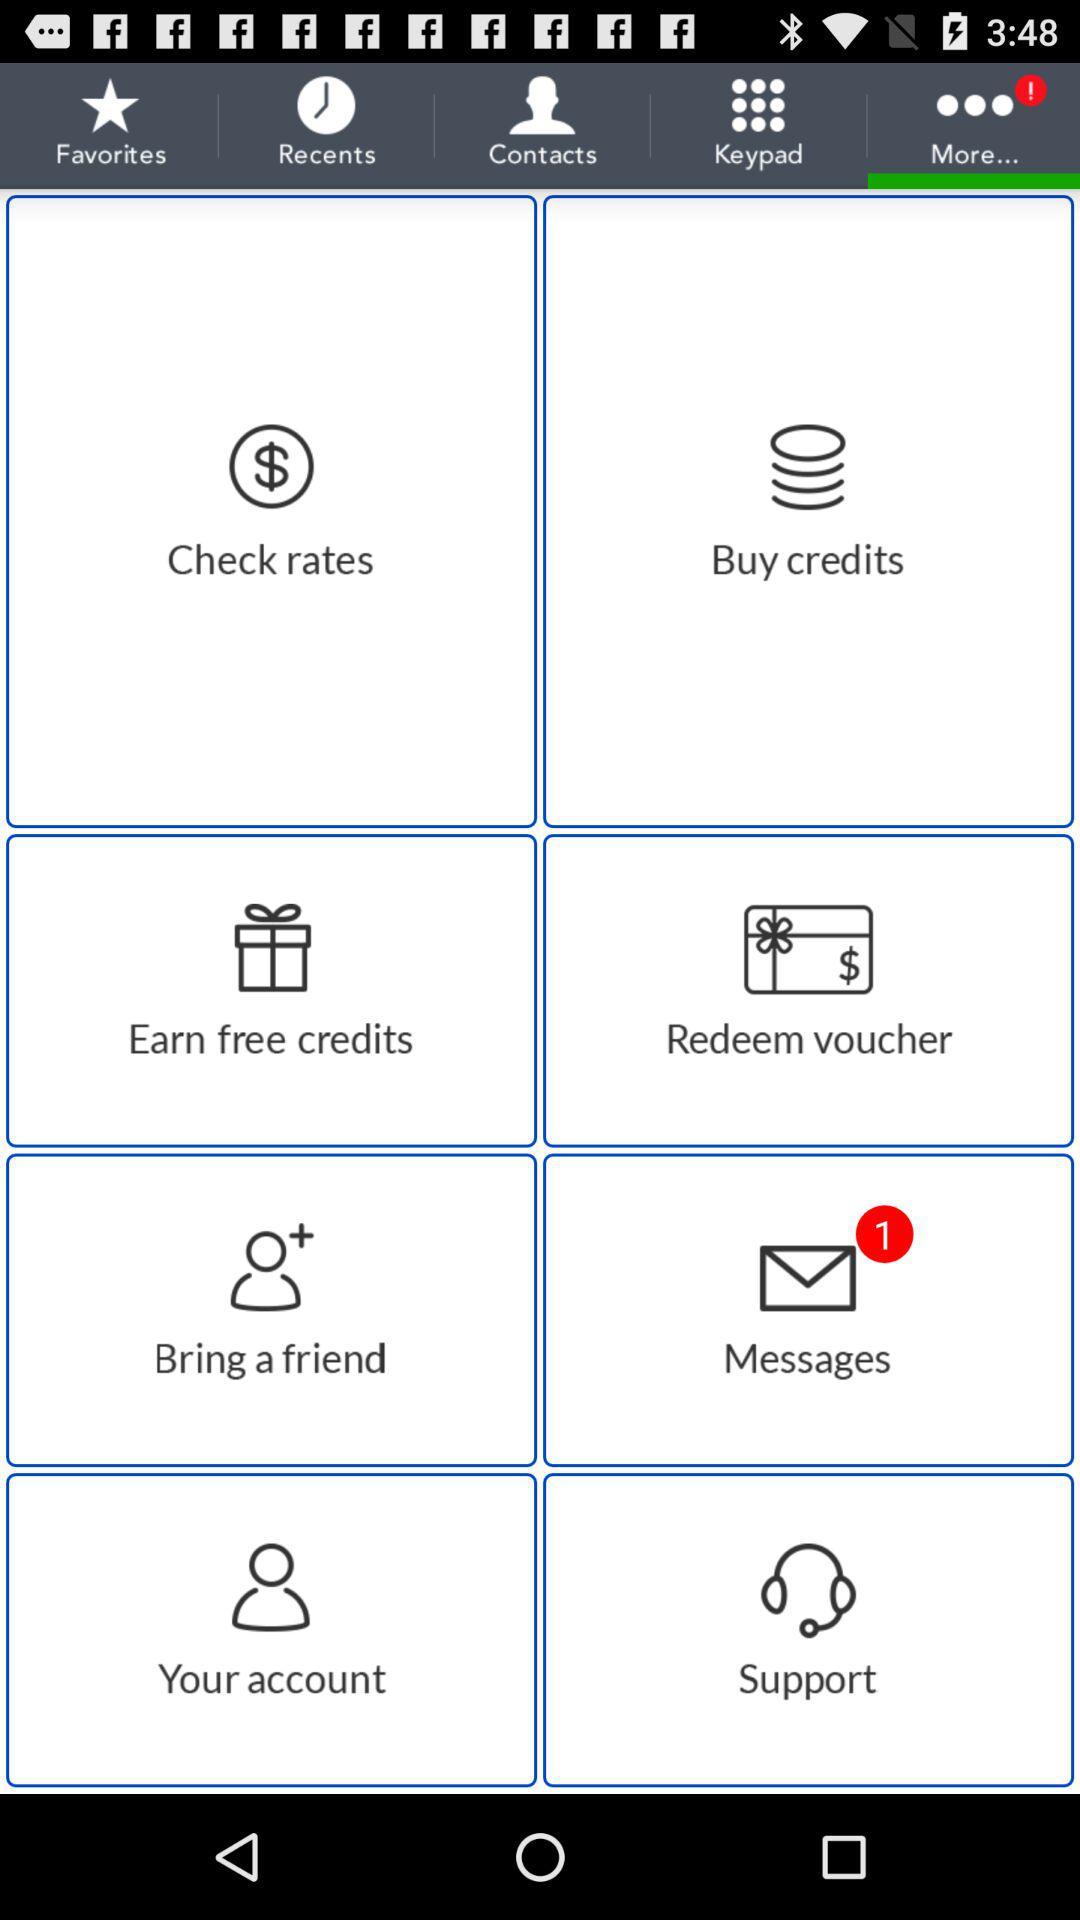 This screenshot has height=1920, width=1080. I want to click on messages, so click(807, 1310).